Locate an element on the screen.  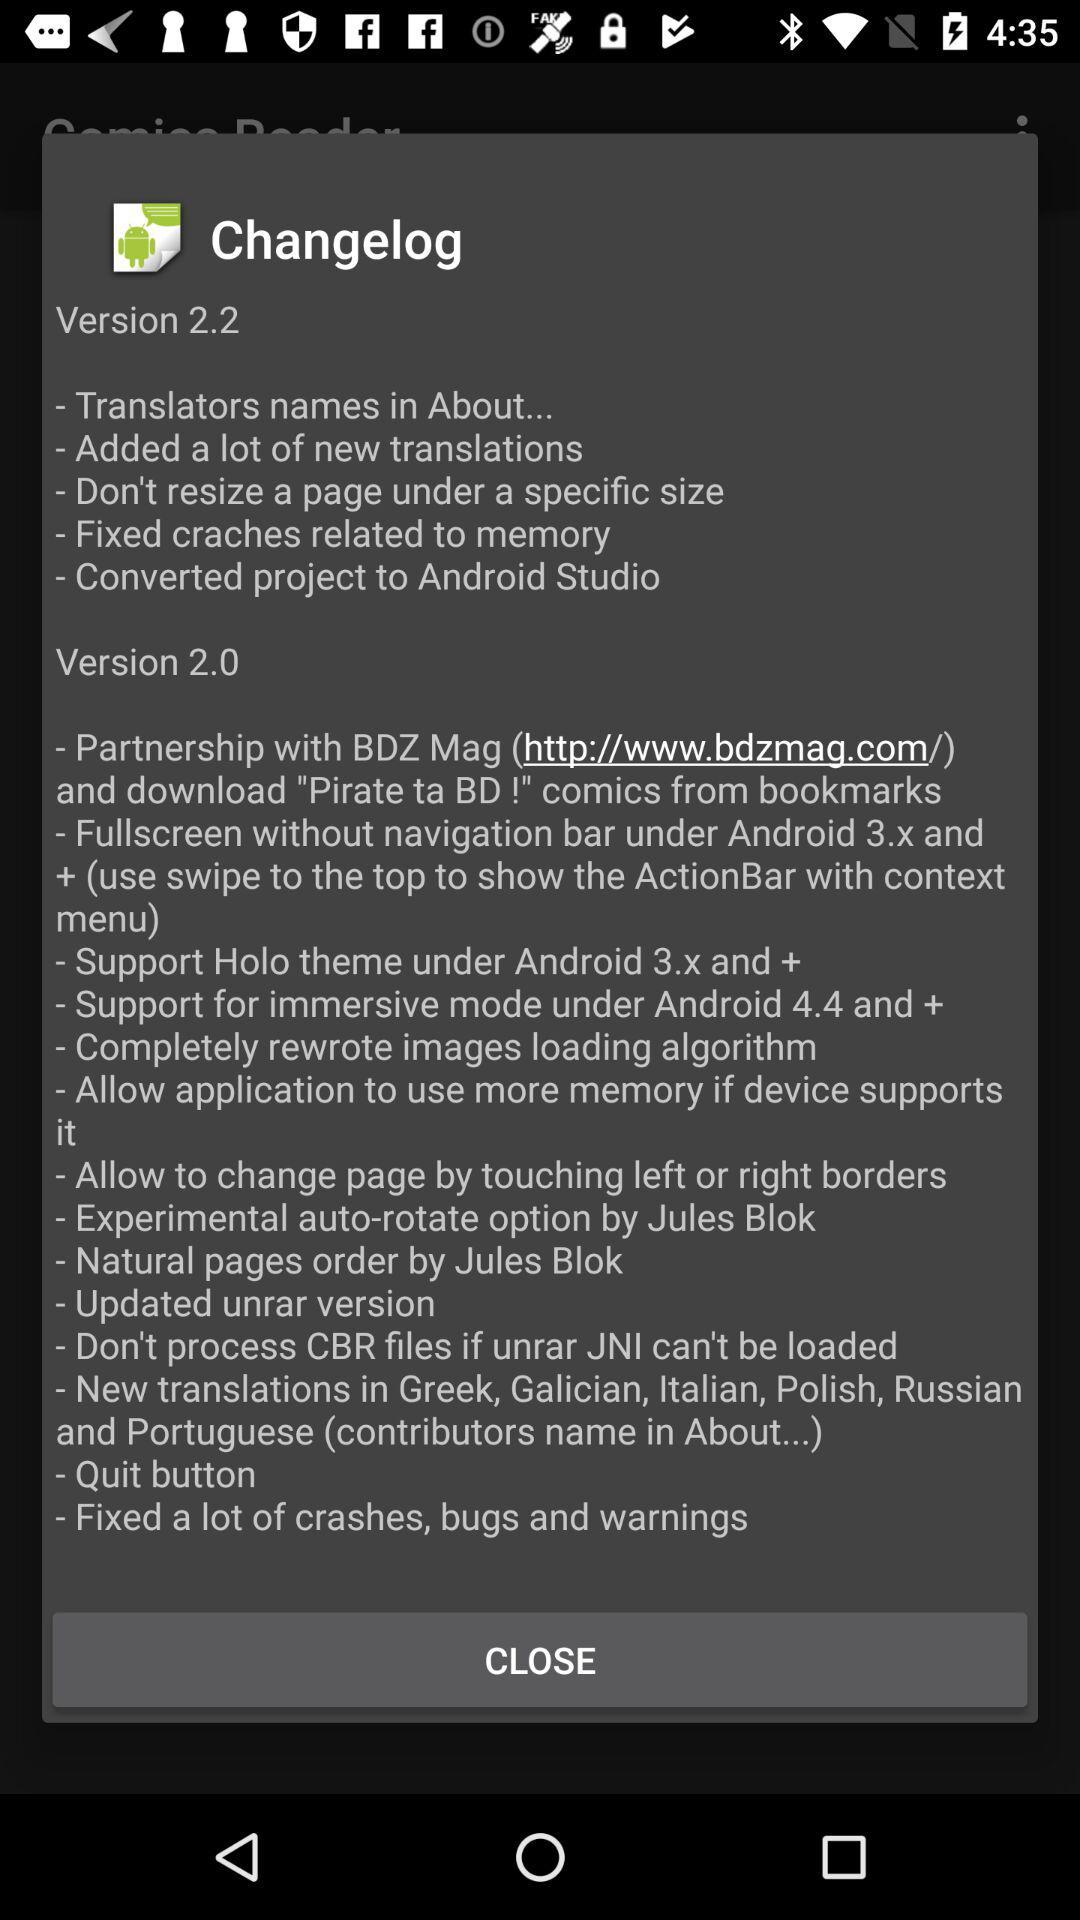
item below version 2 2 is located at coordinates (540, 1659).